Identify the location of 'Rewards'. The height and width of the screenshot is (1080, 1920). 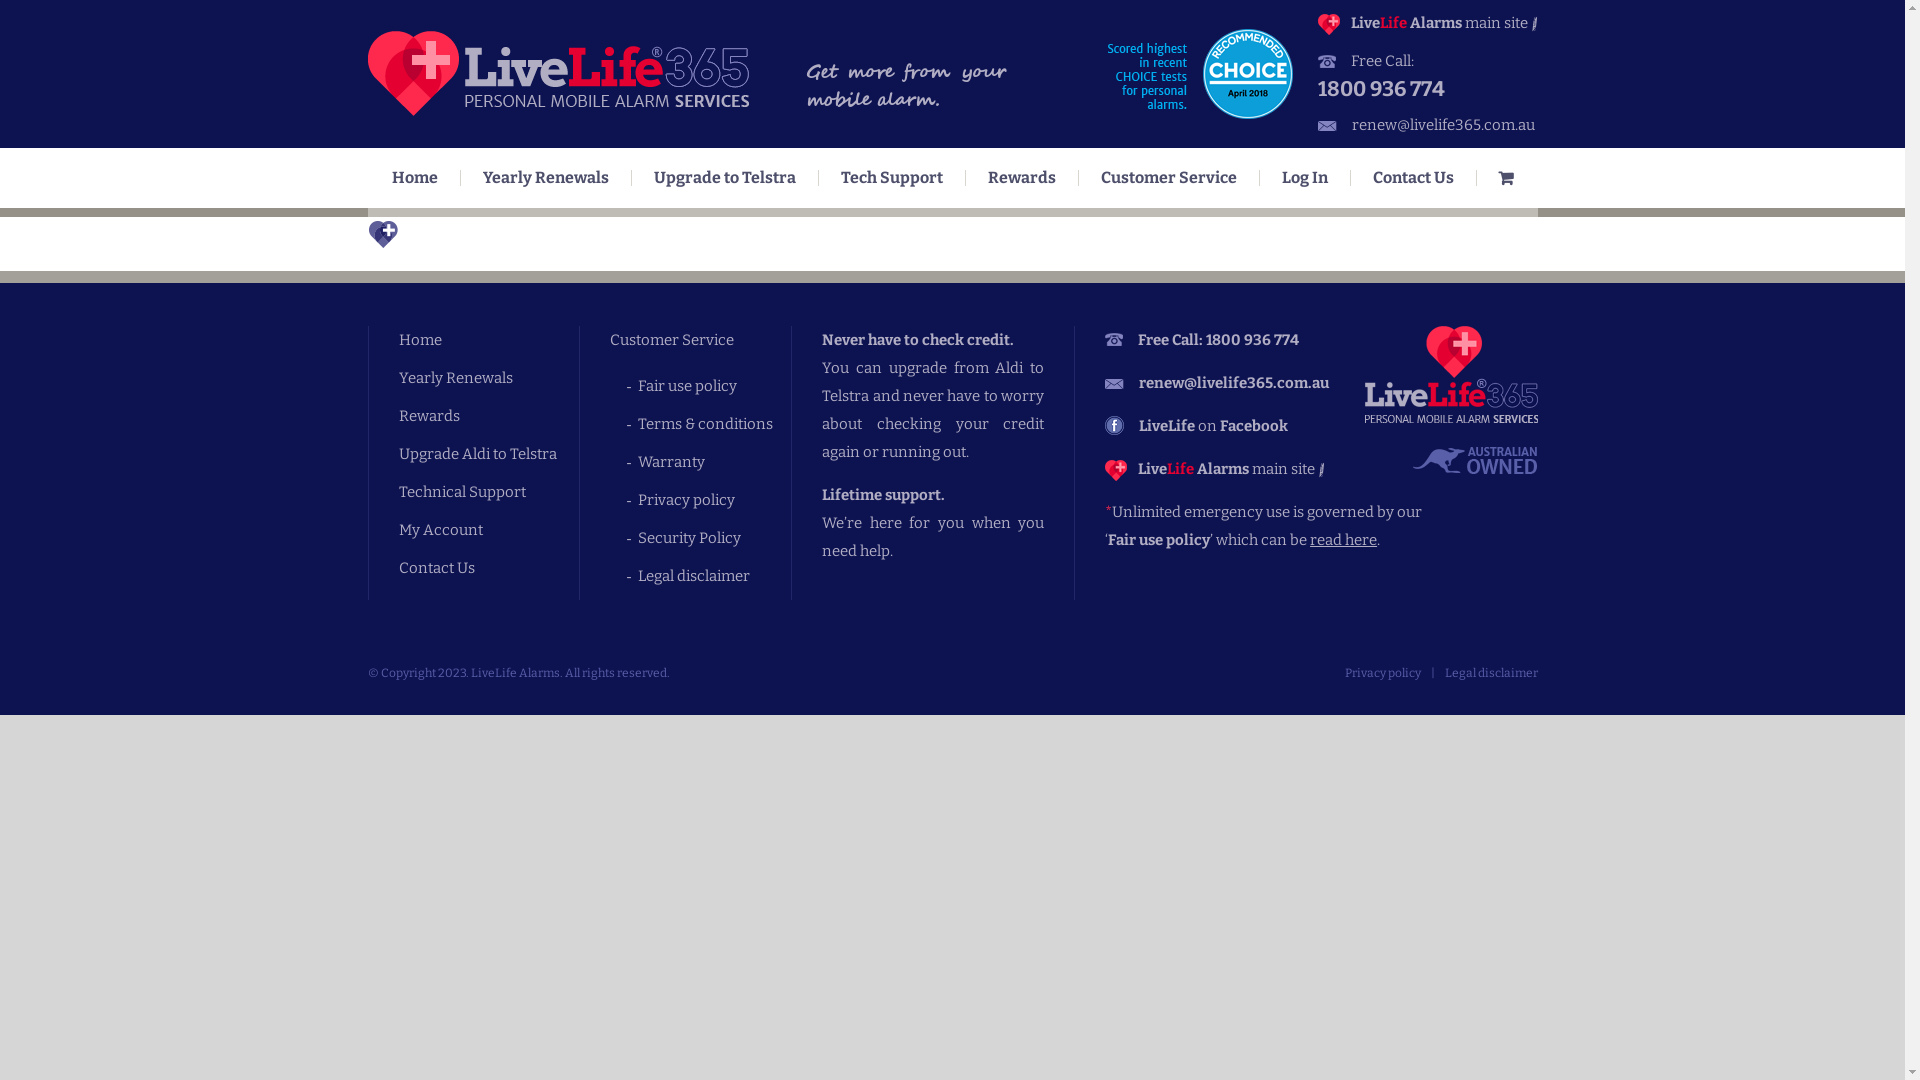
(488, 415).